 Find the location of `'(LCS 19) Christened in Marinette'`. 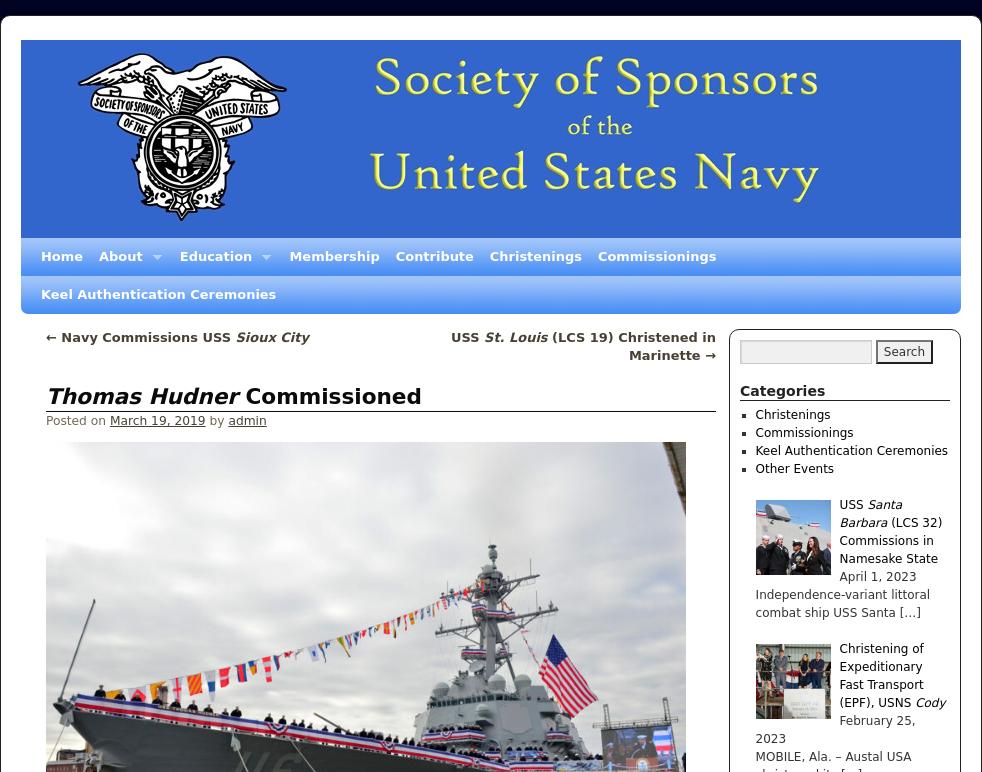

'(LCS 19) Christened in Marinette' is located at coordinates (630, 346).